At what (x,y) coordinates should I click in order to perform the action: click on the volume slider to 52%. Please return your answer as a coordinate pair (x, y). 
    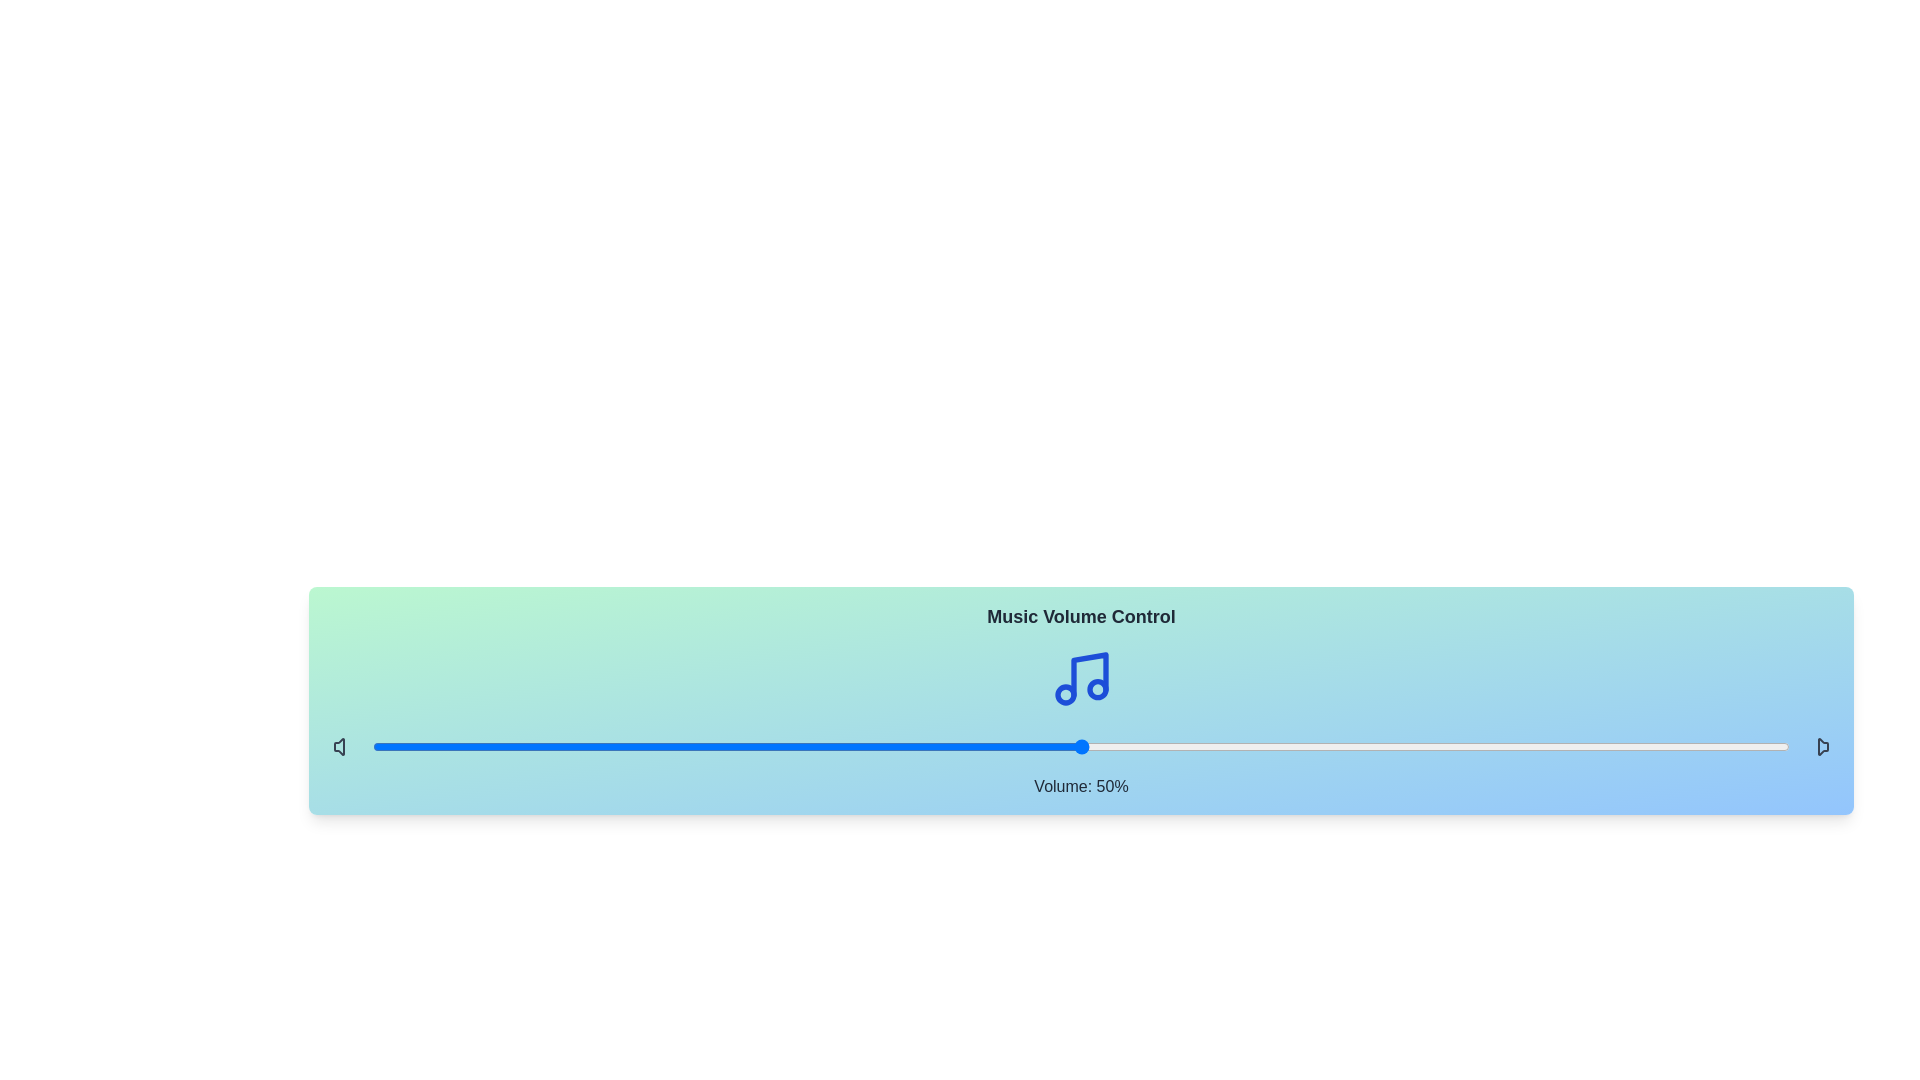
    Looking at the image, I should click on (1108, 747).